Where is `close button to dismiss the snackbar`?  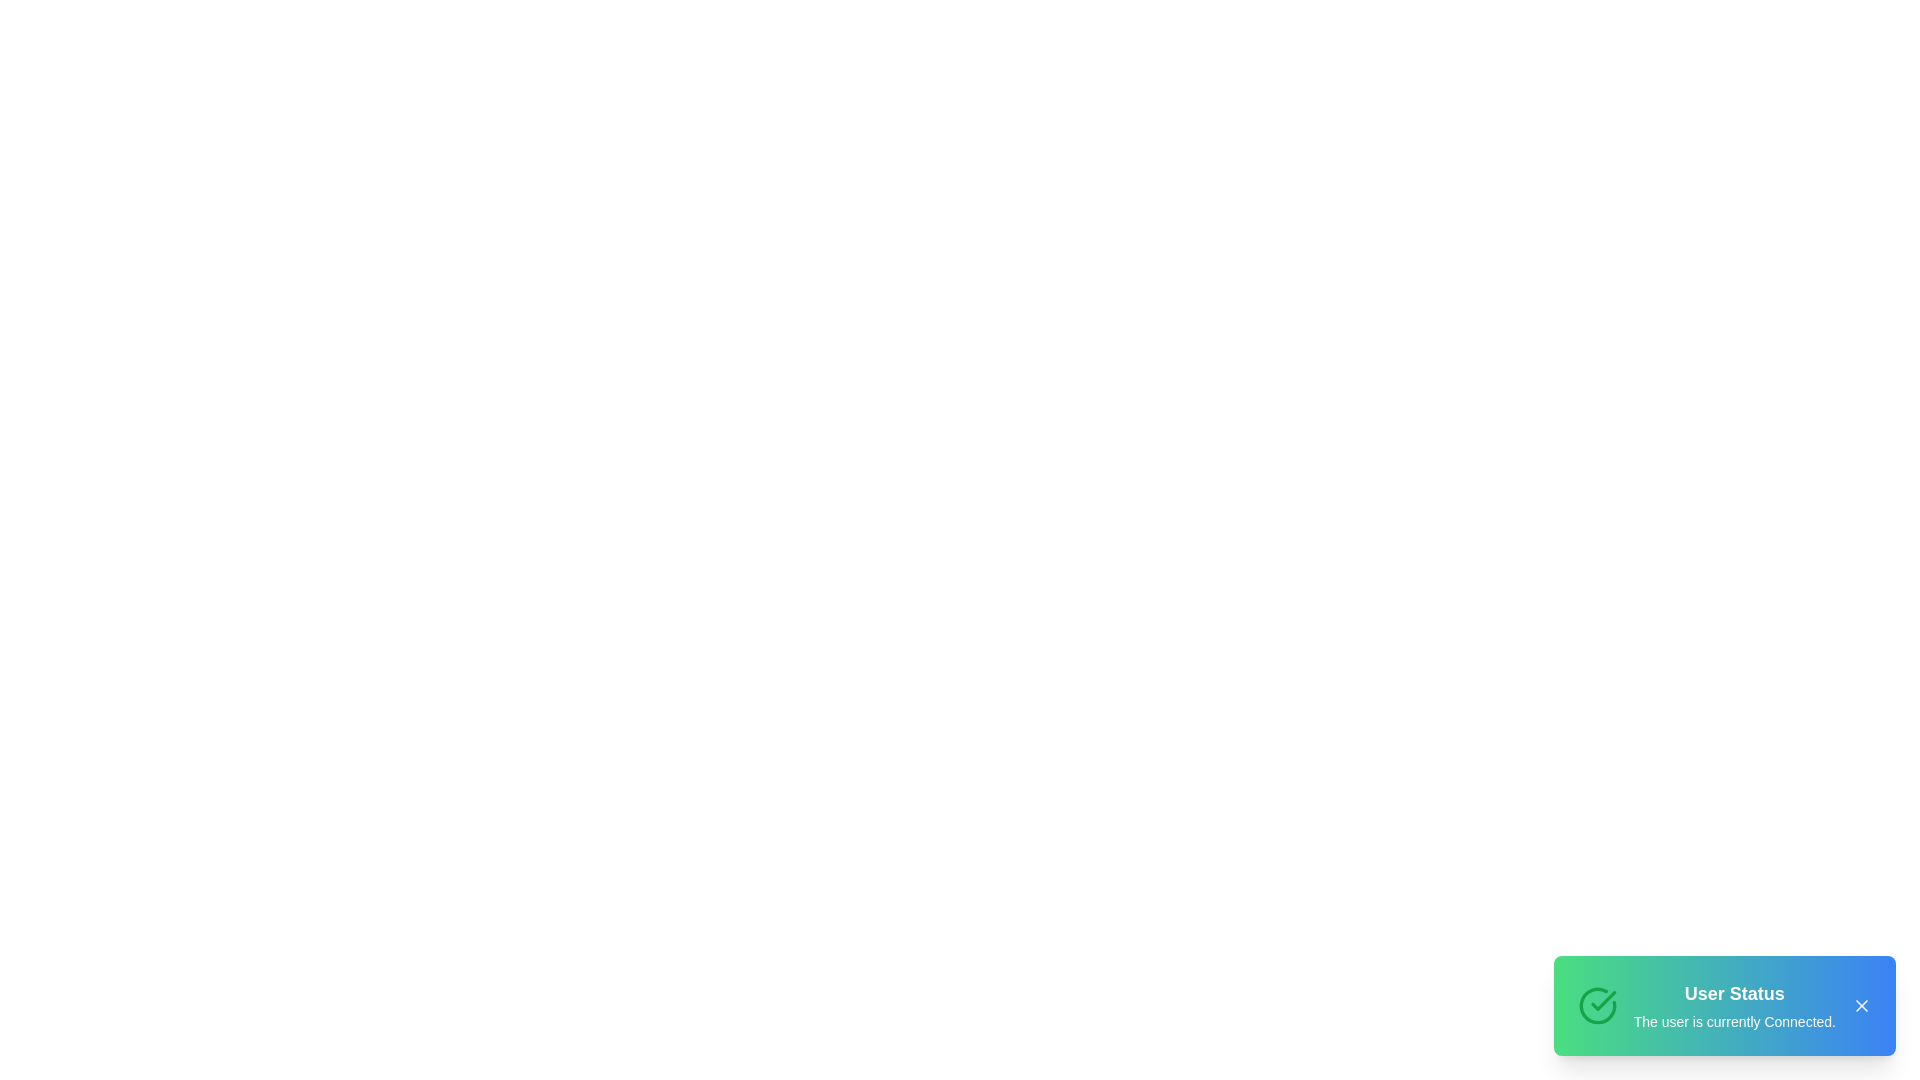 close button to dismiss the snackbar is located at coordinates (1861, 1006).